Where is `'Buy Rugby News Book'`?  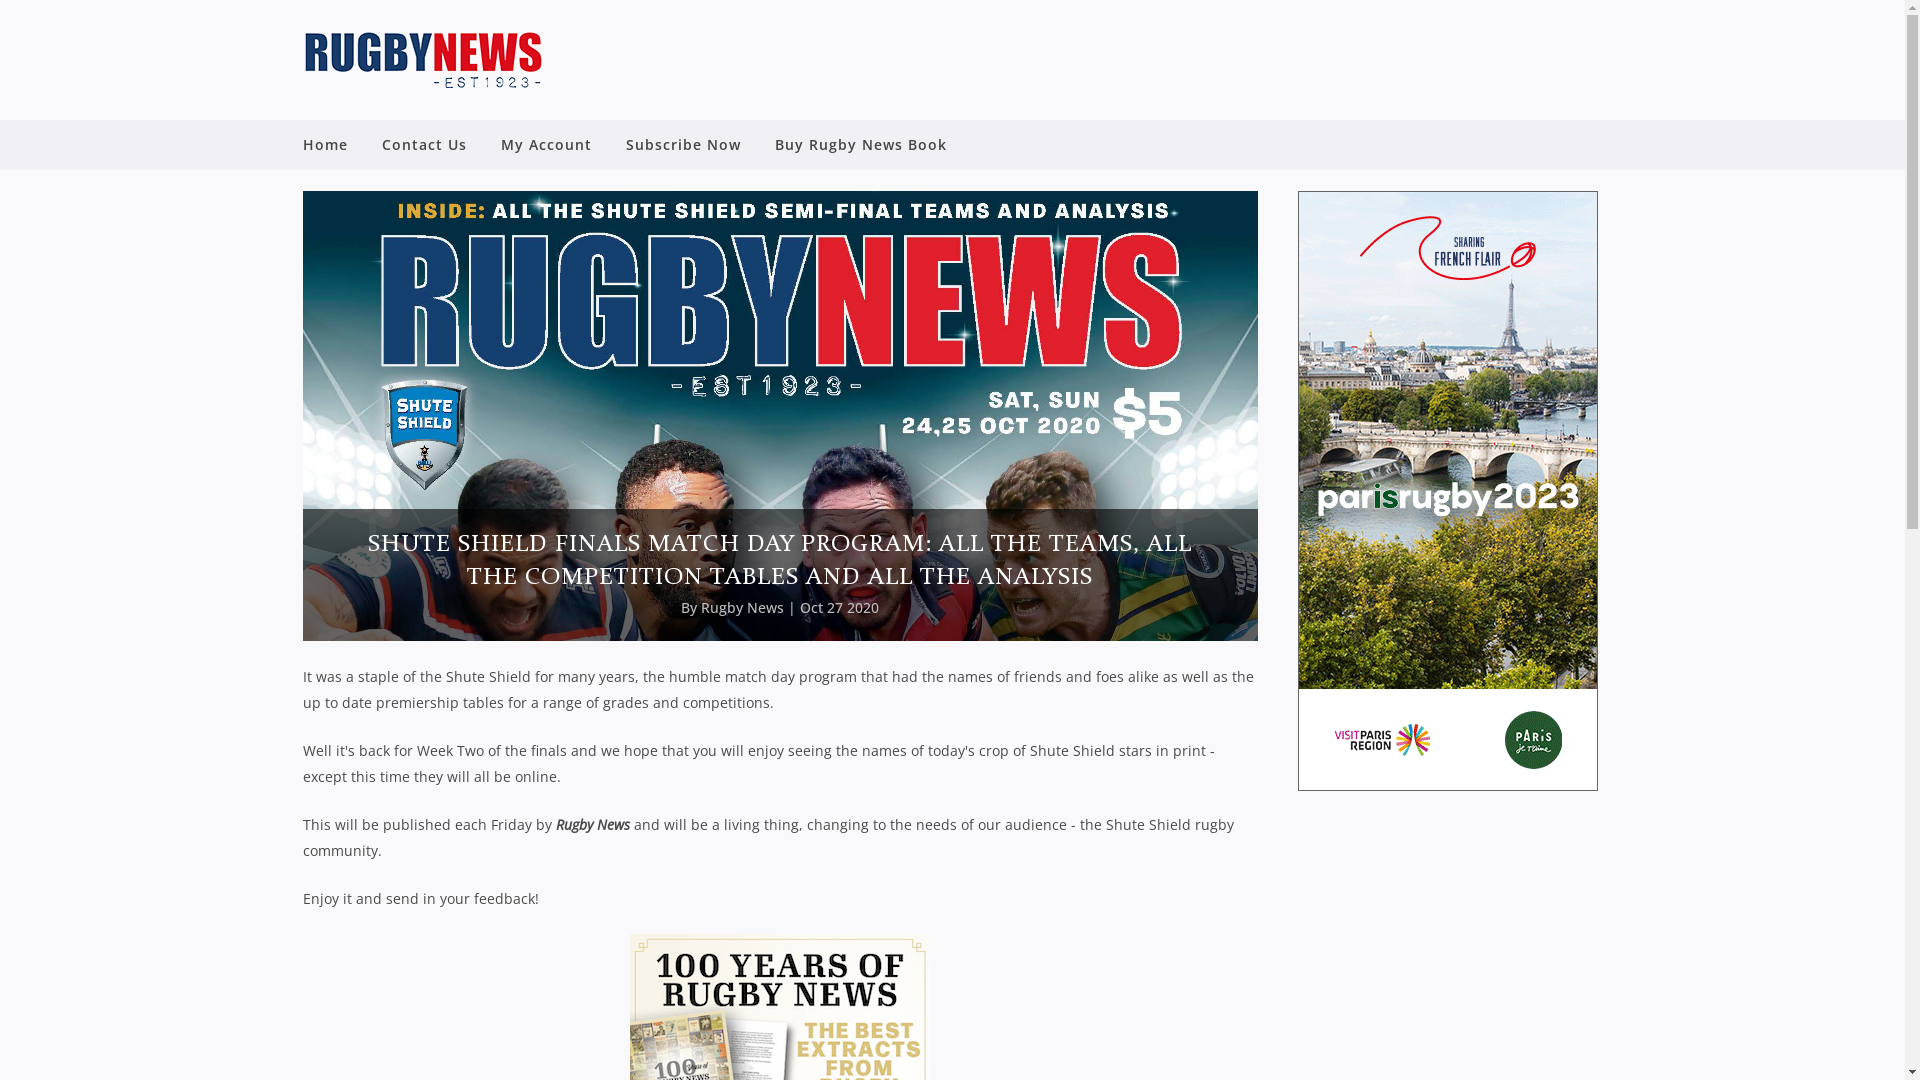 'Buy Rugby News Book' is located at coordinates (860, 144).